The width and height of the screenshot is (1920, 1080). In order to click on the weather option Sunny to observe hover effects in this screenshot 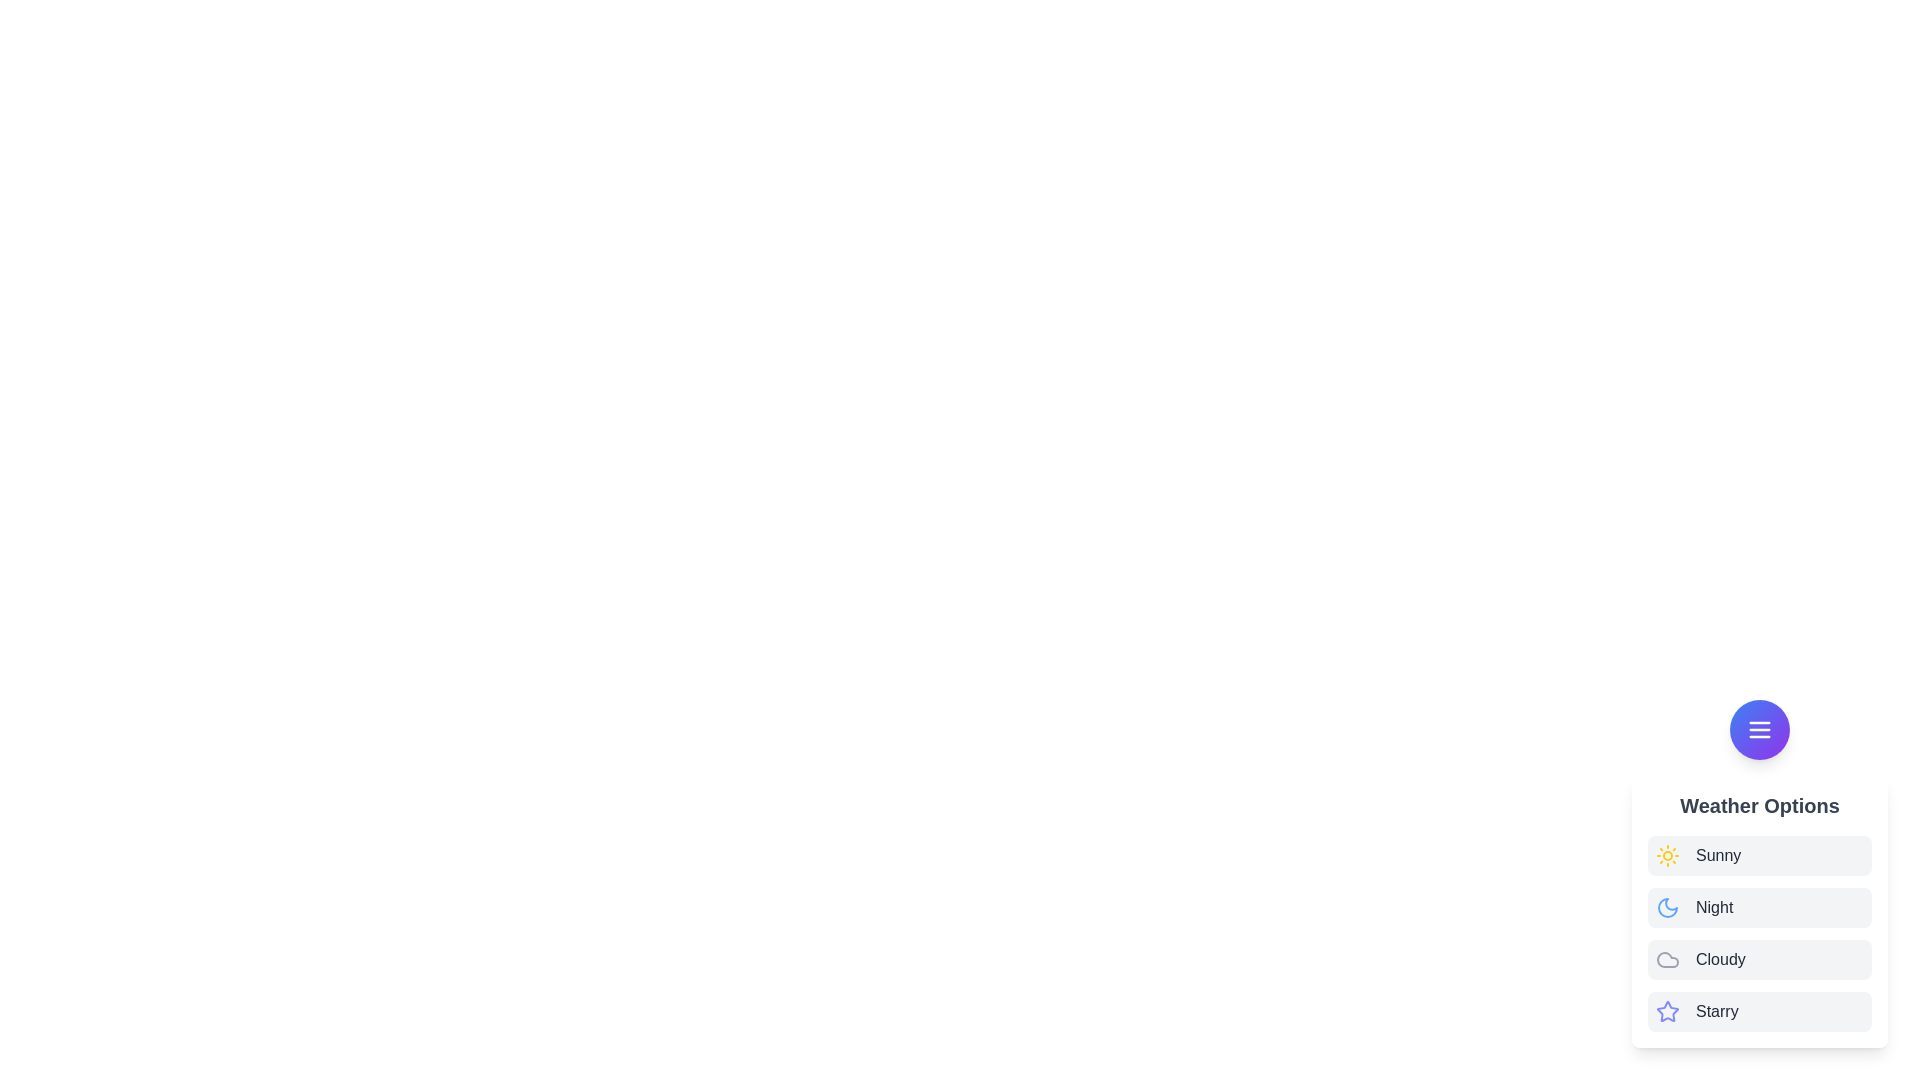, I will do `click(1760, 855)`.